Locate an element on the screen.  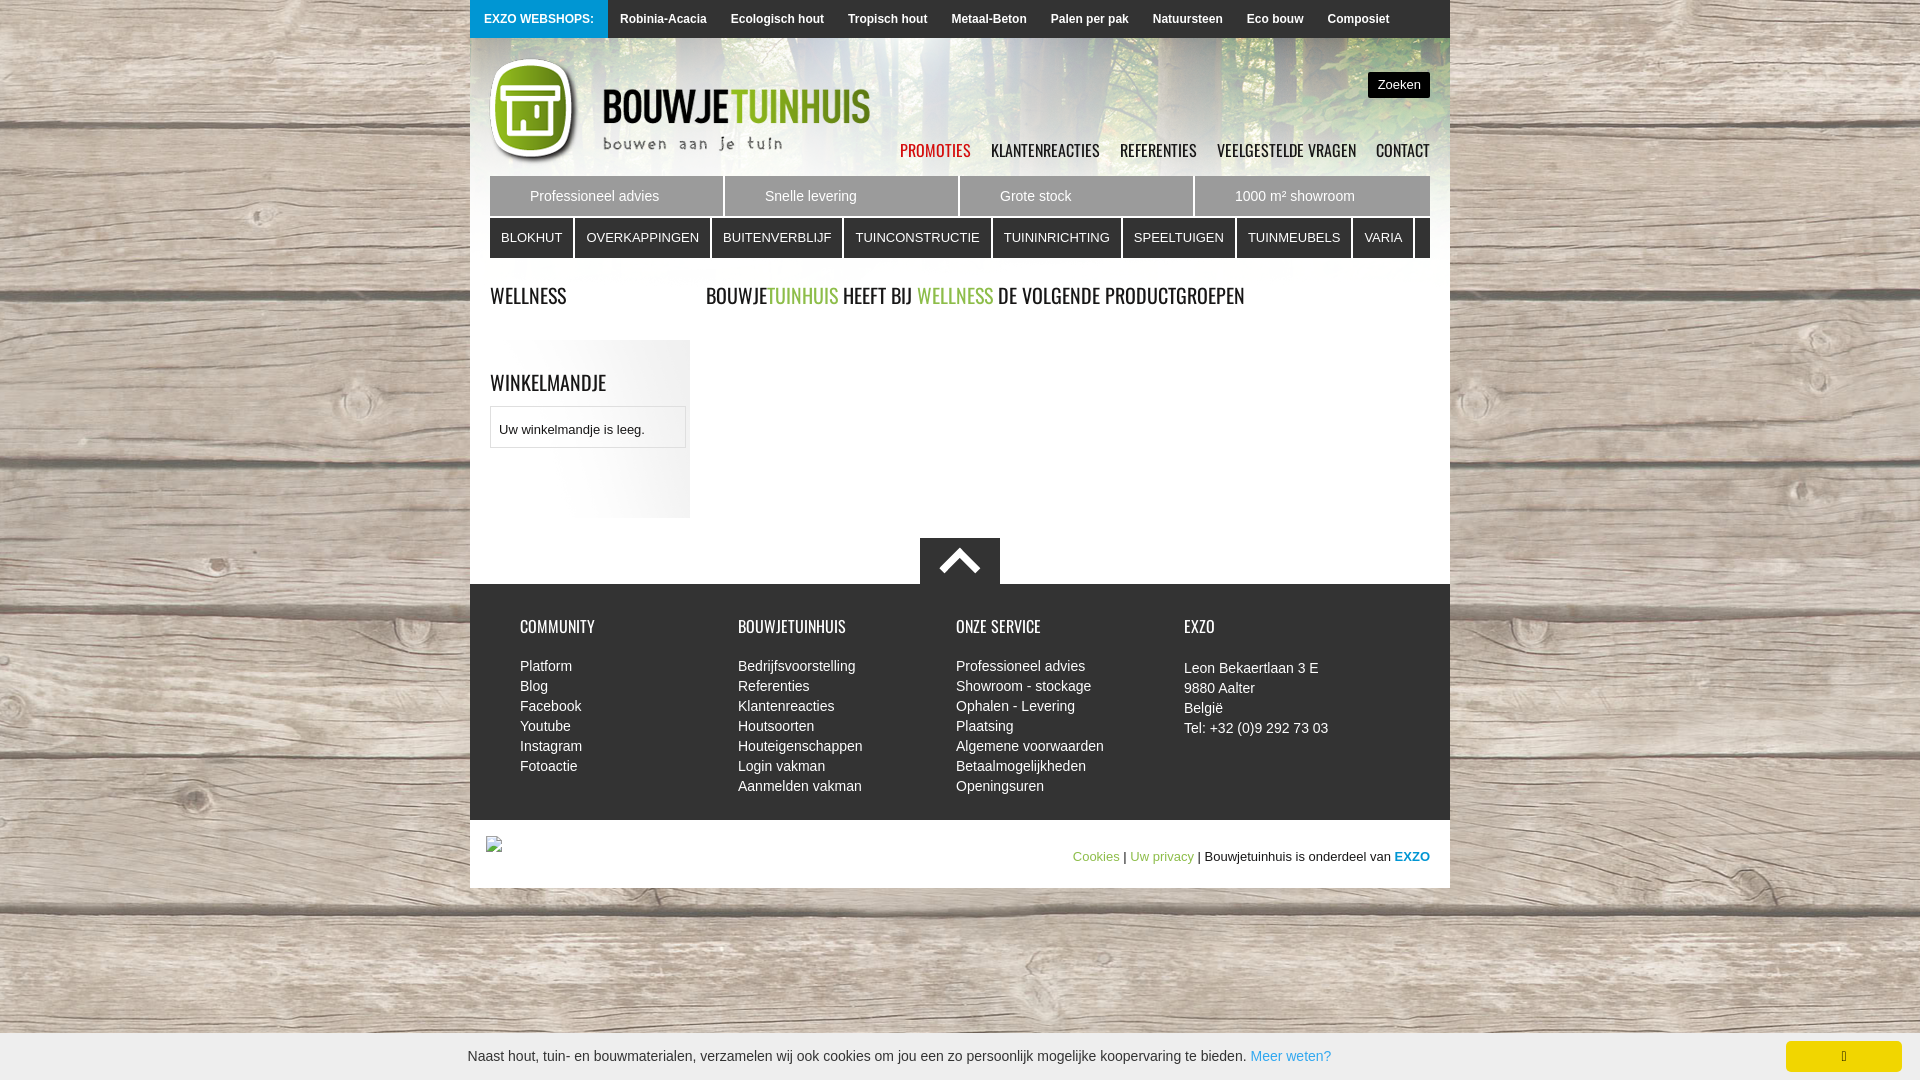
'BUITENVERBLIJF' is located at coordinates (776, 237).